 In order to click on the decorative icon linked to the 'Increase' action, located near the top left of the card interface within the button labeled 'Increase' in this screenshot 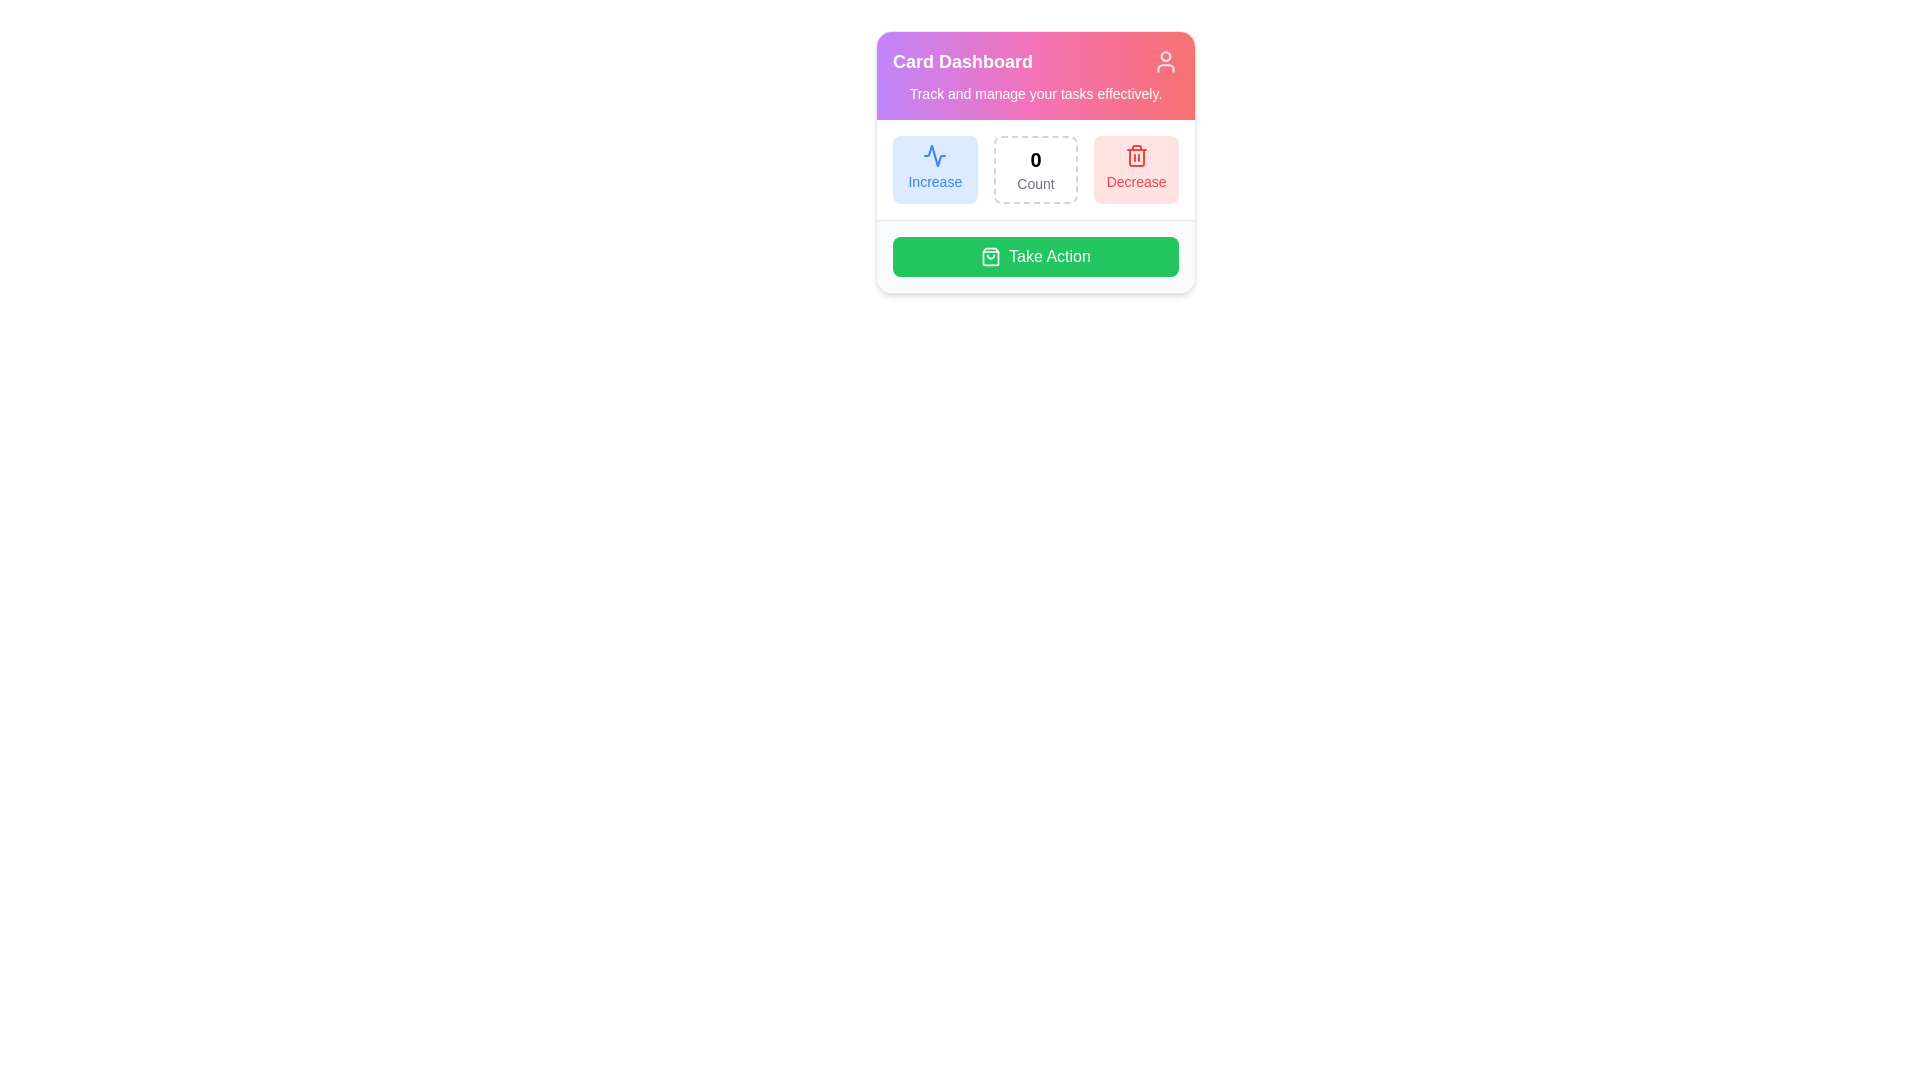, I will do `click(934, 154)`.